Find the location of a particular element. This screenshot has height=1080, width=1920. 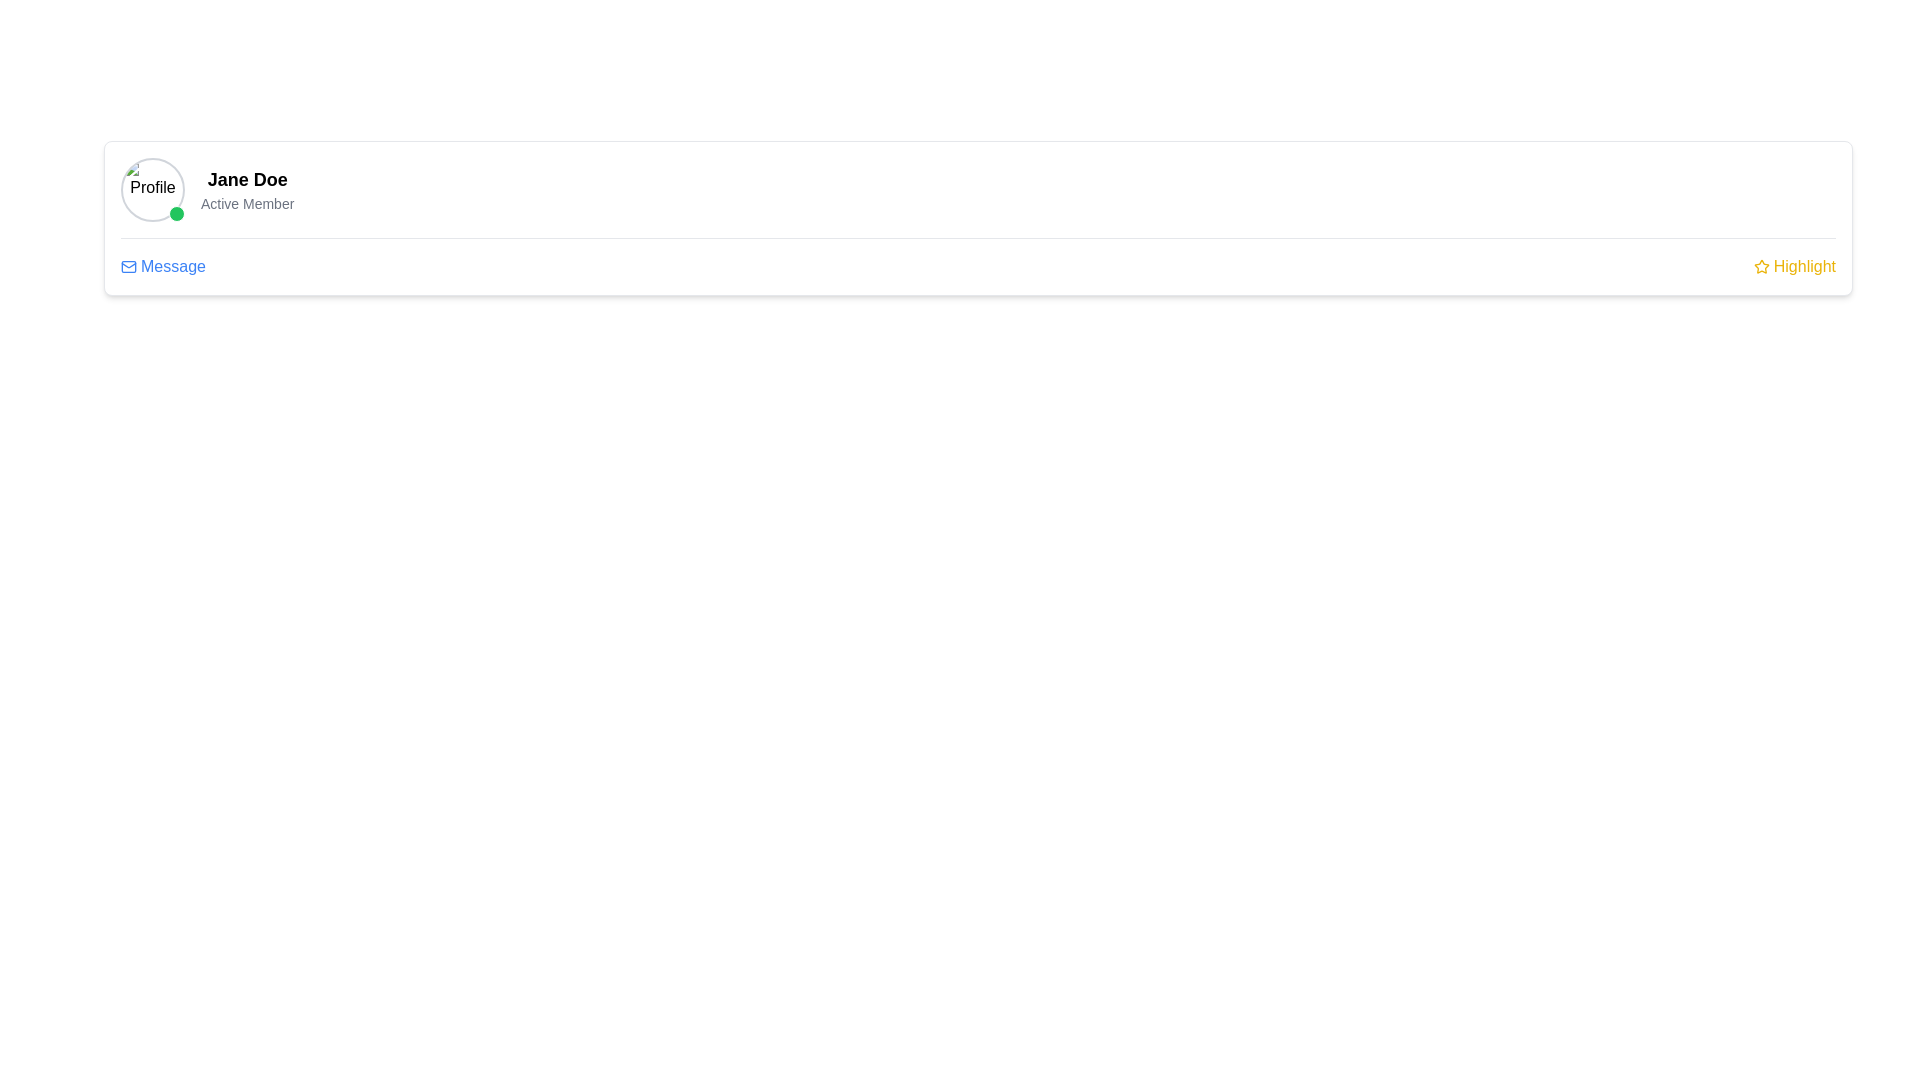

the SVG graphical icon representing the 'Message' functionality, which is located next to the textual label 'Message' in the lower-left area of the user information card is located at coordinates (128, 265).